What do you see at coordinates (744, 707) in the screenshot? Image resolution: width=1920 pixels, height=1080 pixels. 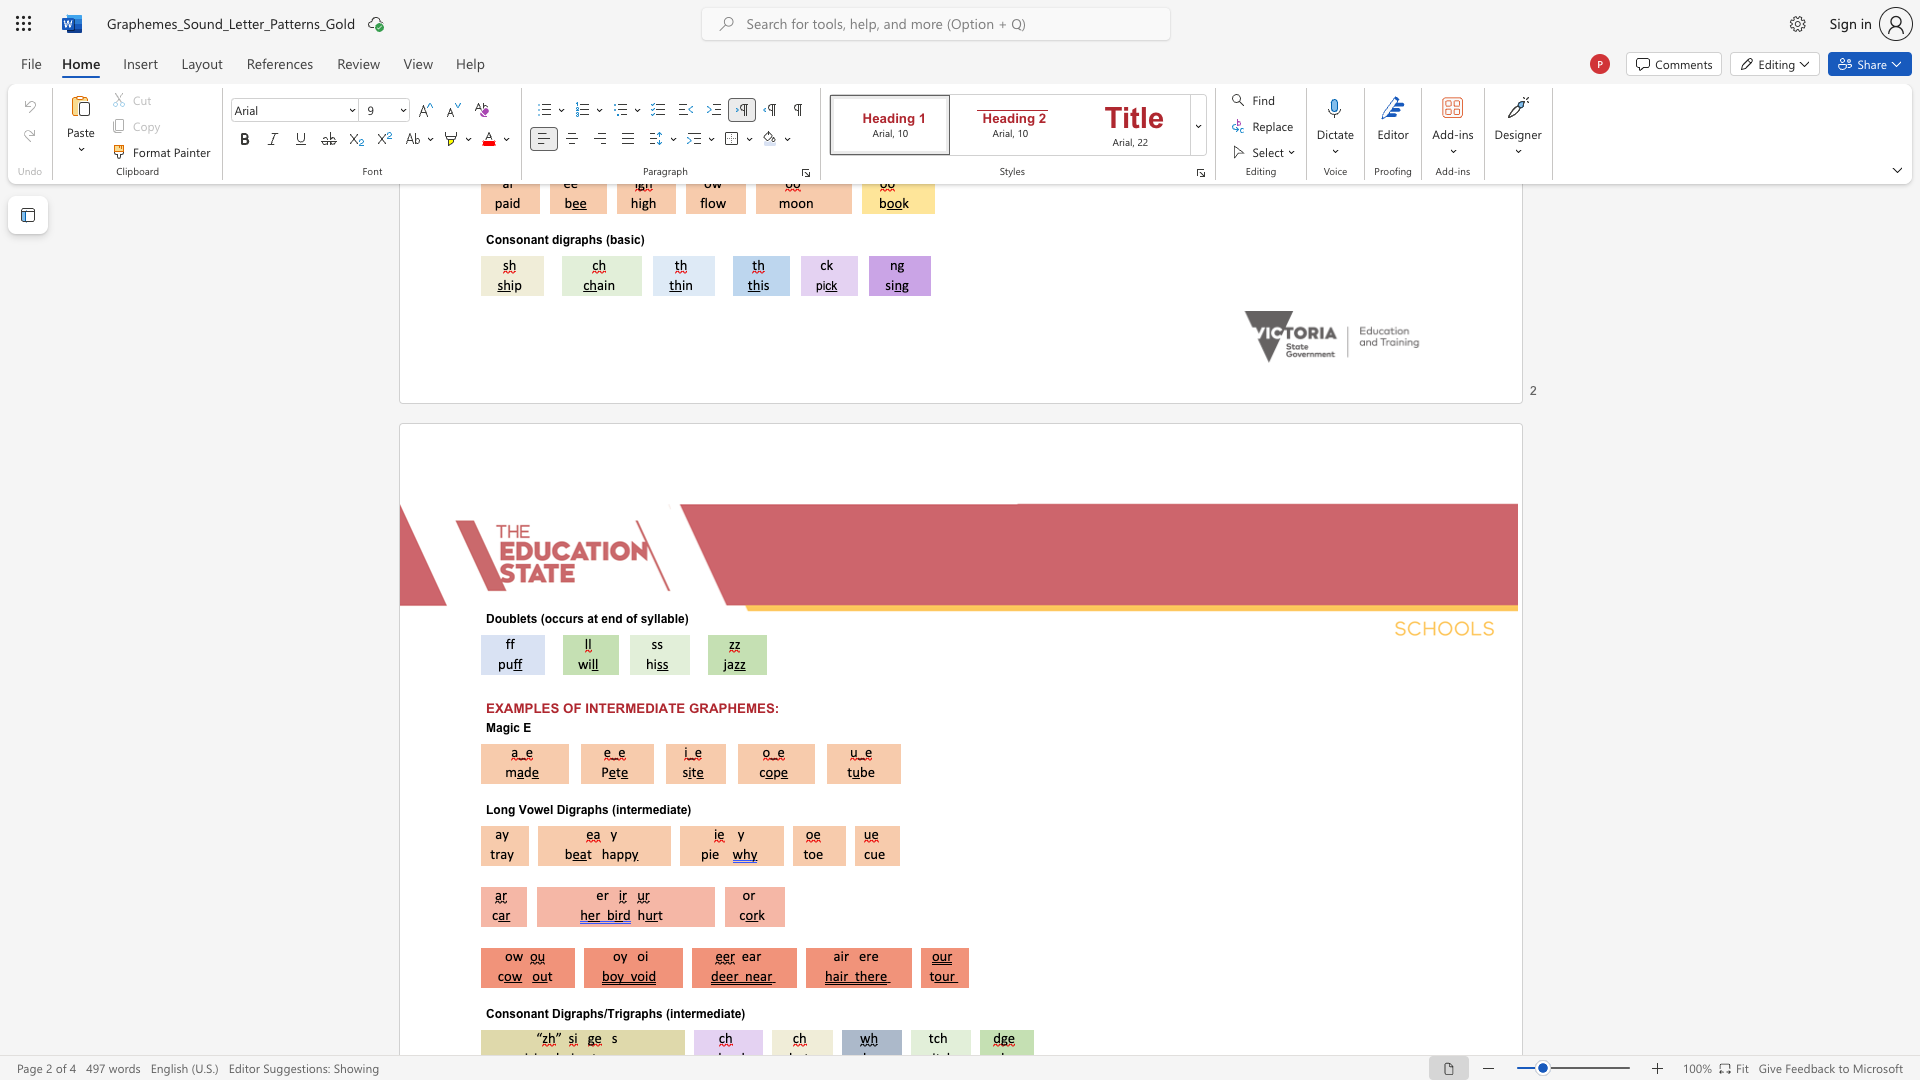 I see `the subset text "MES:" within the text "EXAMPLES OF INTERMEDIATE GRAPHEMES:"` at bounding box center [744, 707].